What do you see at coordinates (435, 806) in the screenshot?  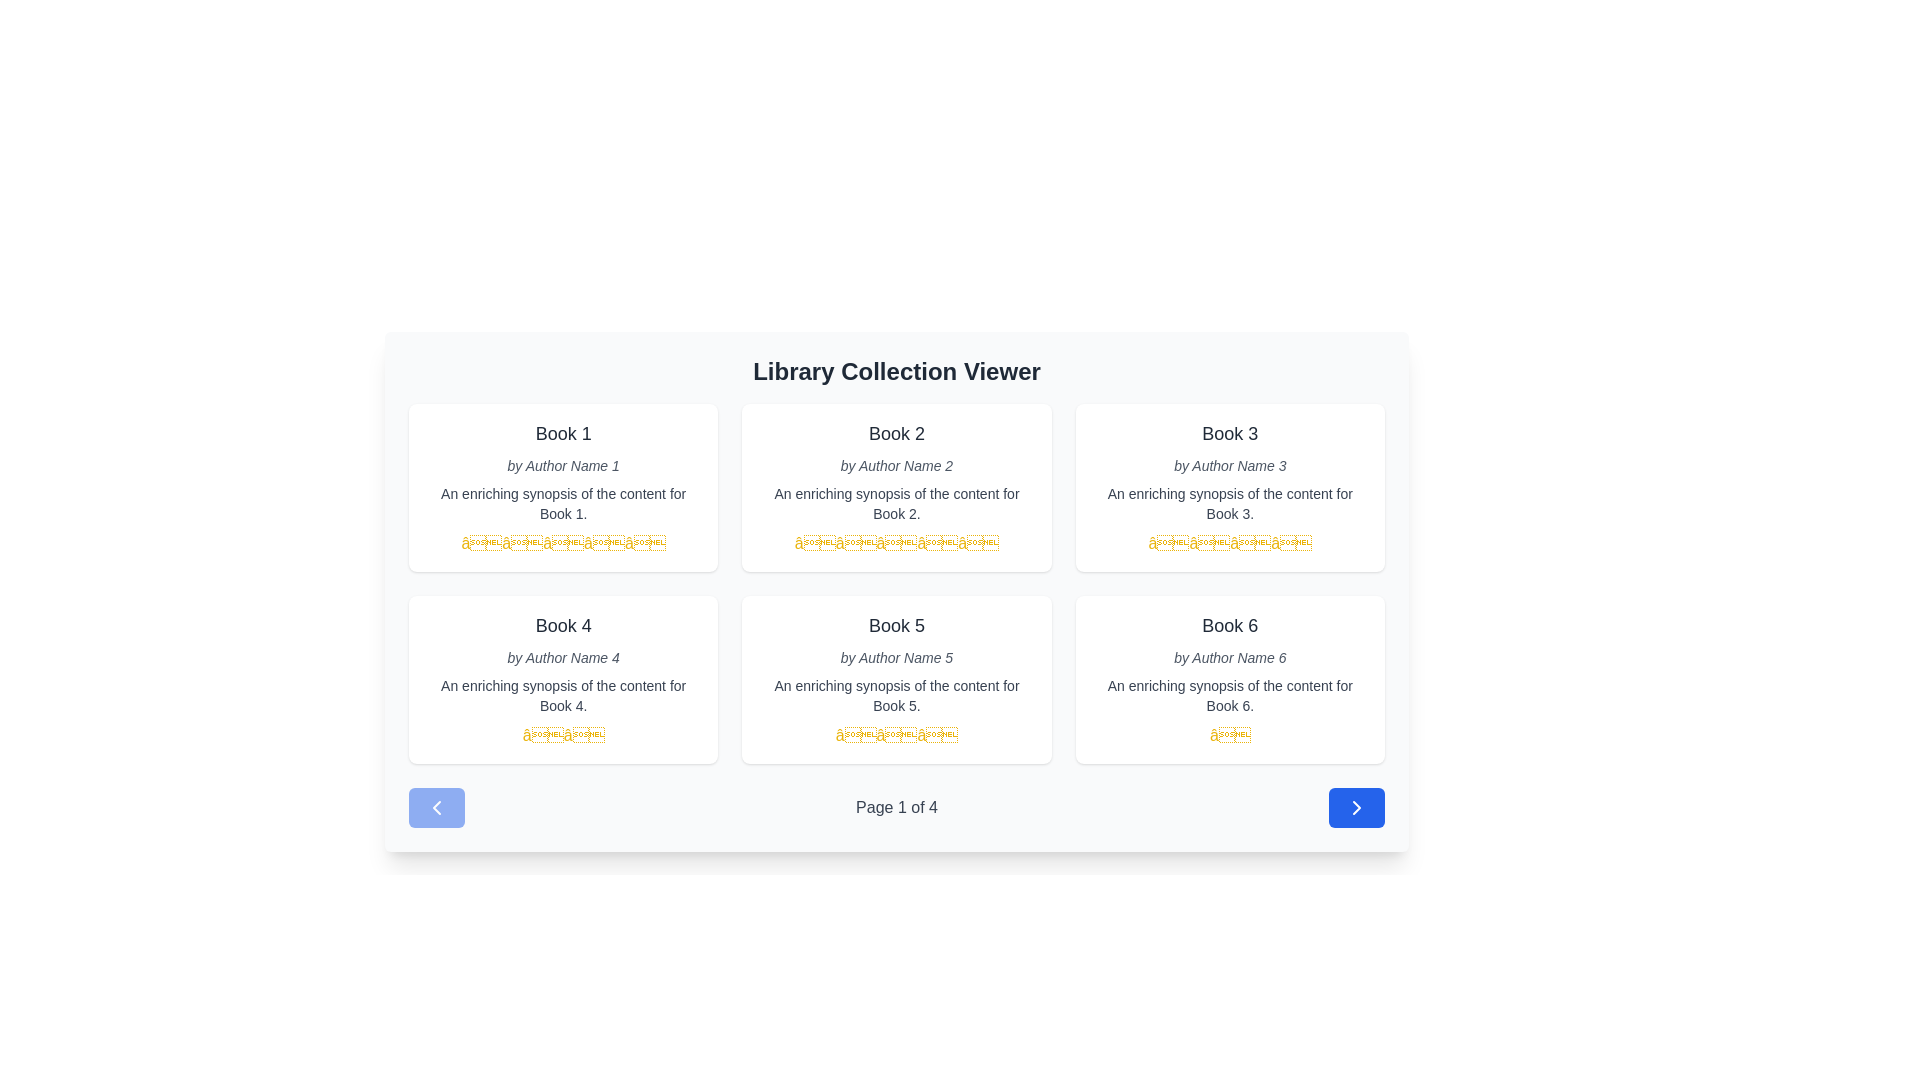 I see `the leftmost chevron-shaped icon in the bottom navigation interface` at bounding box center [435, 806].